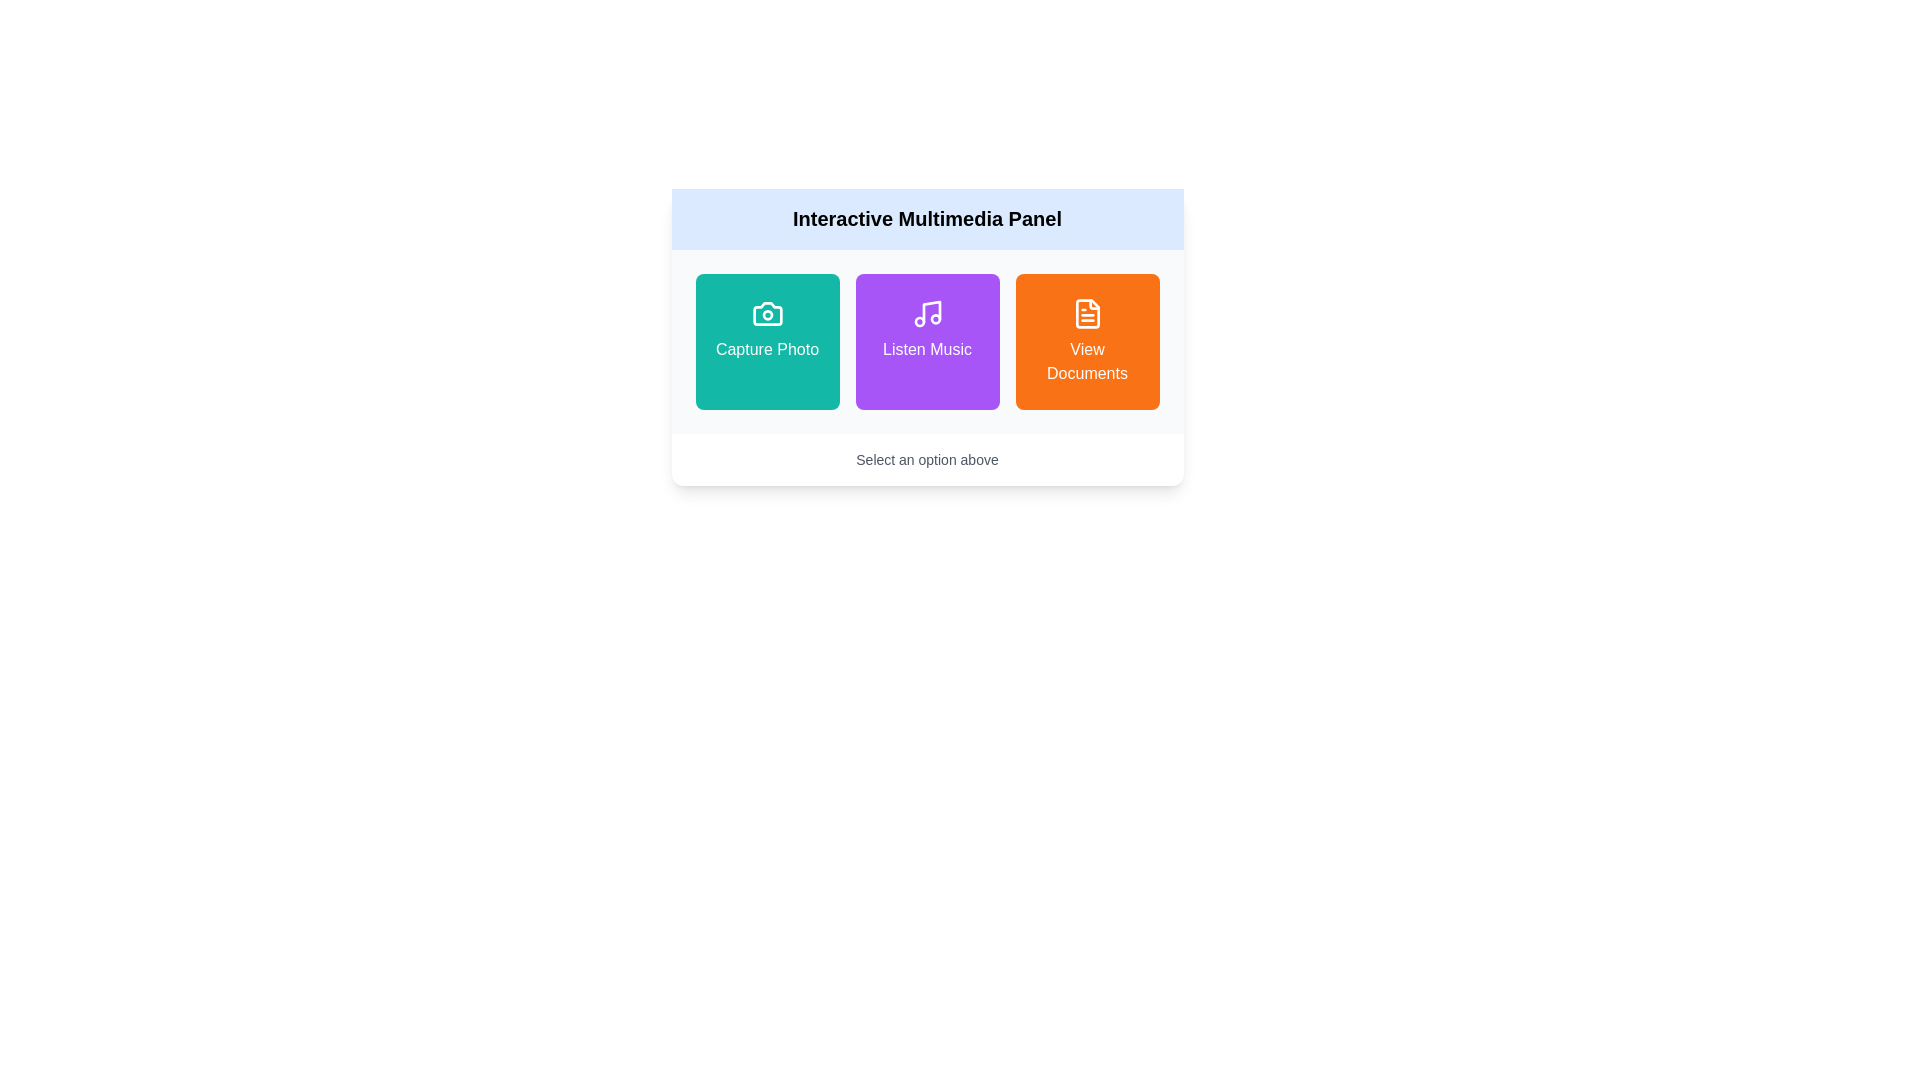 Image resolution: width=1920 pixels, height=1080 pixels. Describe the element at coordinates (926, 219) in the screenshot. I see `the bold text label reading 'Interactive Multimedia Panel', which is centered at the top section of the panel against a light blue background` at that location.